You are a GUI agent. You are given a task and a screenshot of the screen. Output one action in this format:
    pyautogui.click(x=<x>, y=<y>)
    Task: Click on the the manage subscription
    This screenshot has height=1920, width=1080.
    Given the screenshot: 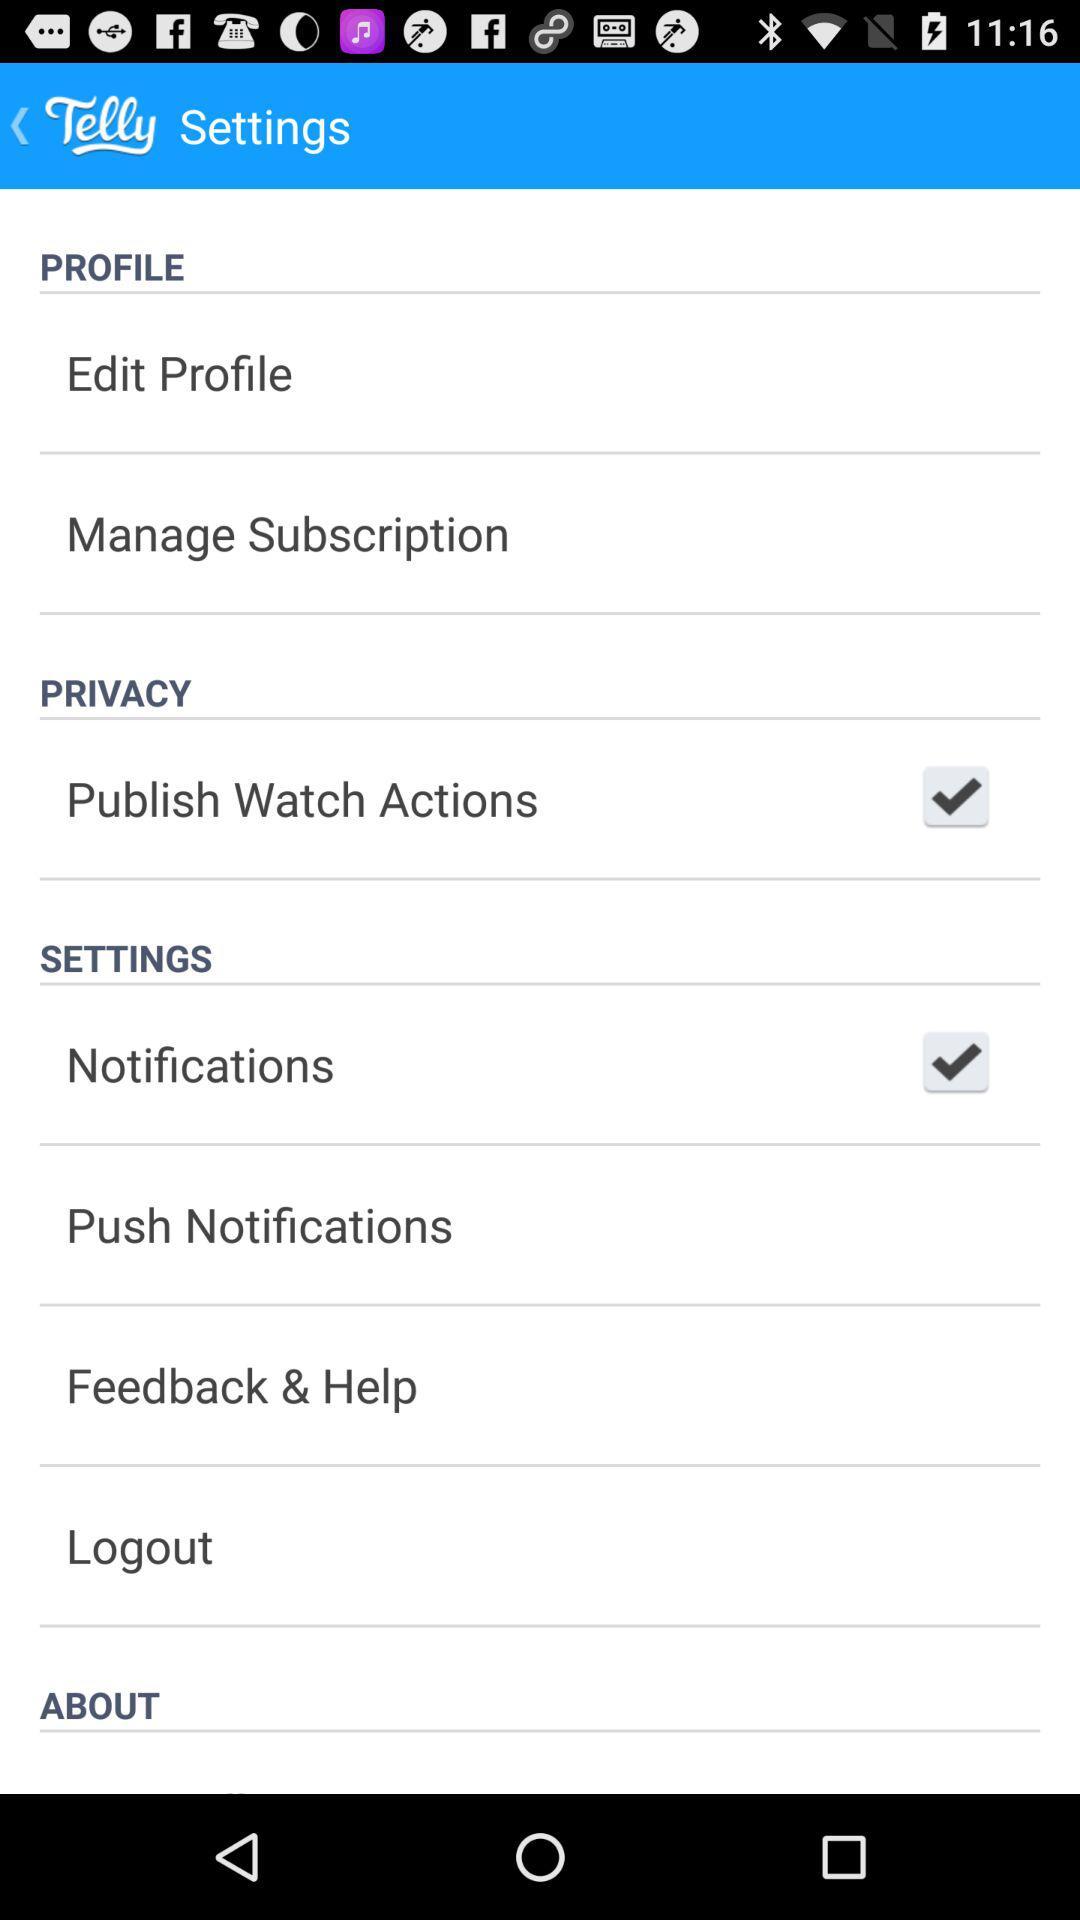 What is the action you would take?
    pyautogui.click(x=540, y=533)
    